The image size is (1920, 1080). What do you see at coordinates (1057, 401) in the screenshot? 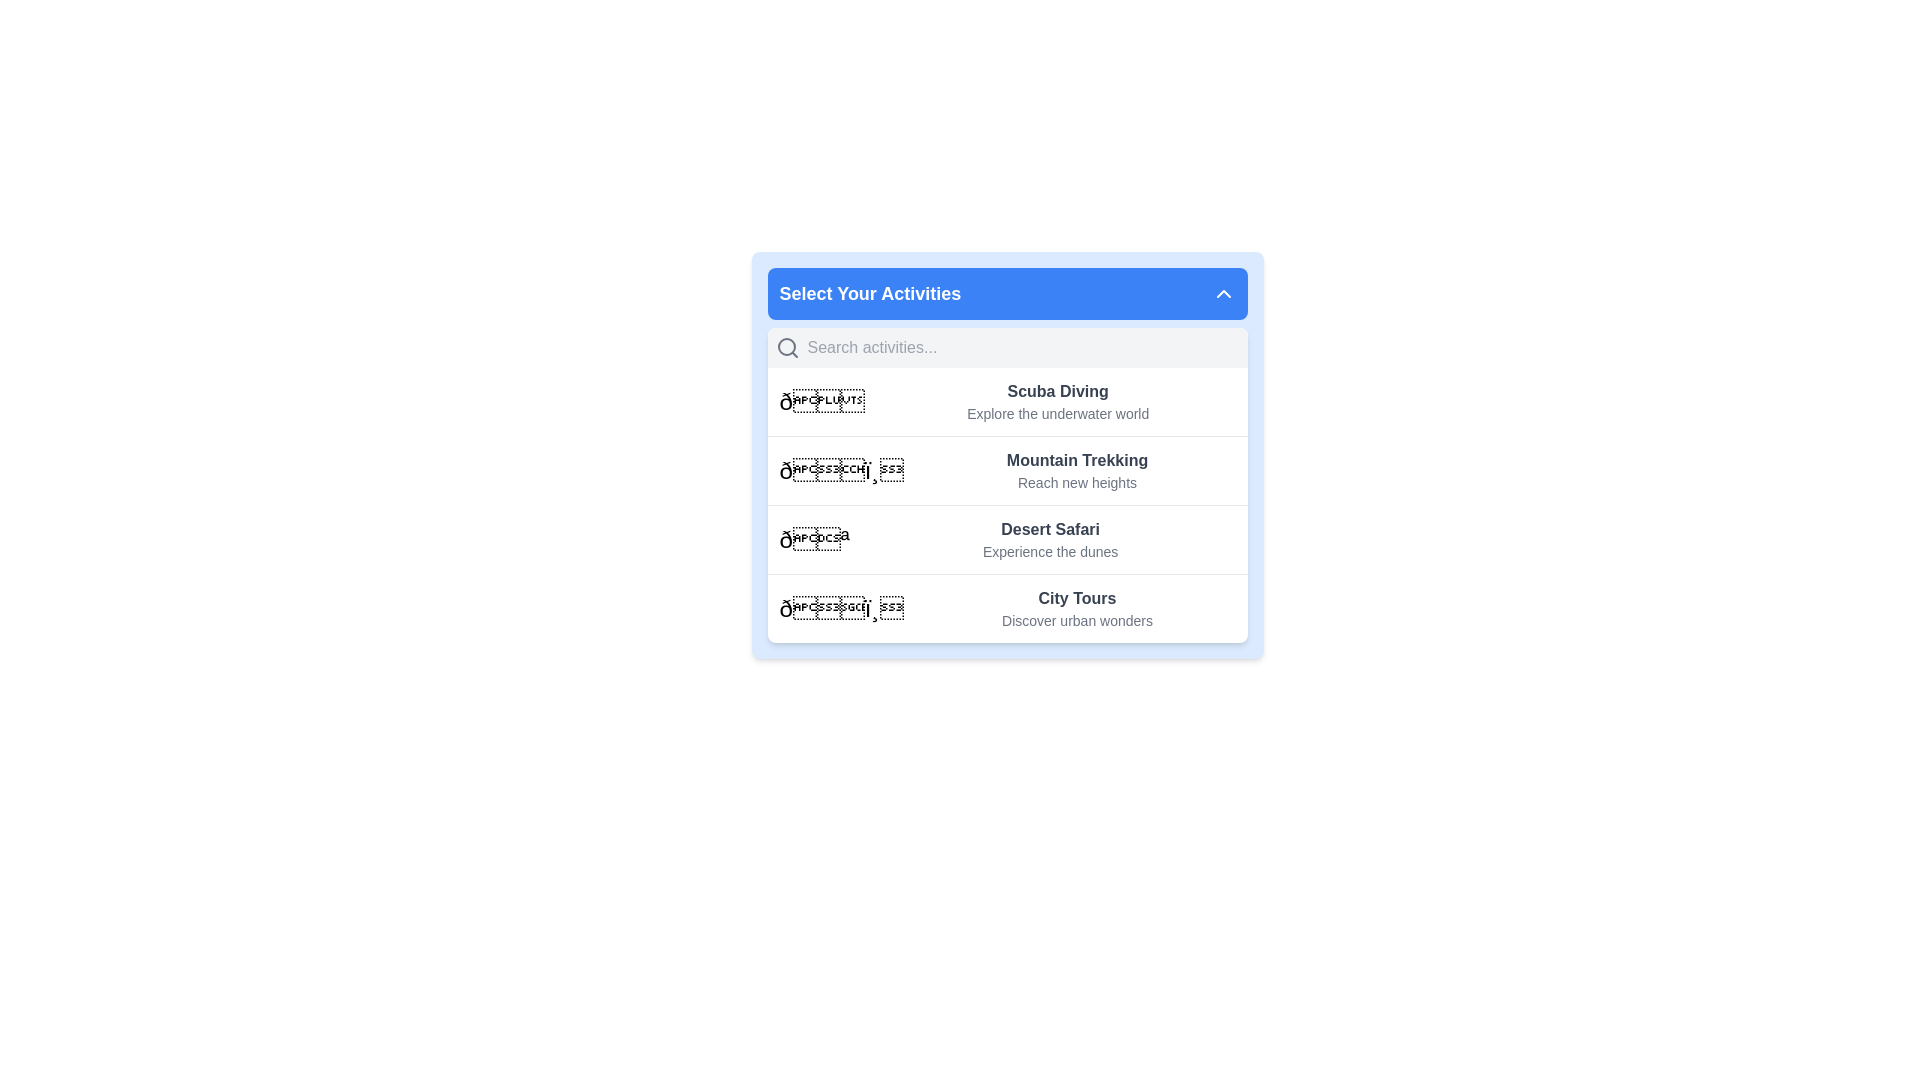
I see `the selectable option for scuba diving, which is the second item in the list below the title 'Select Your Activities'` at bounding box center [1057, 401].